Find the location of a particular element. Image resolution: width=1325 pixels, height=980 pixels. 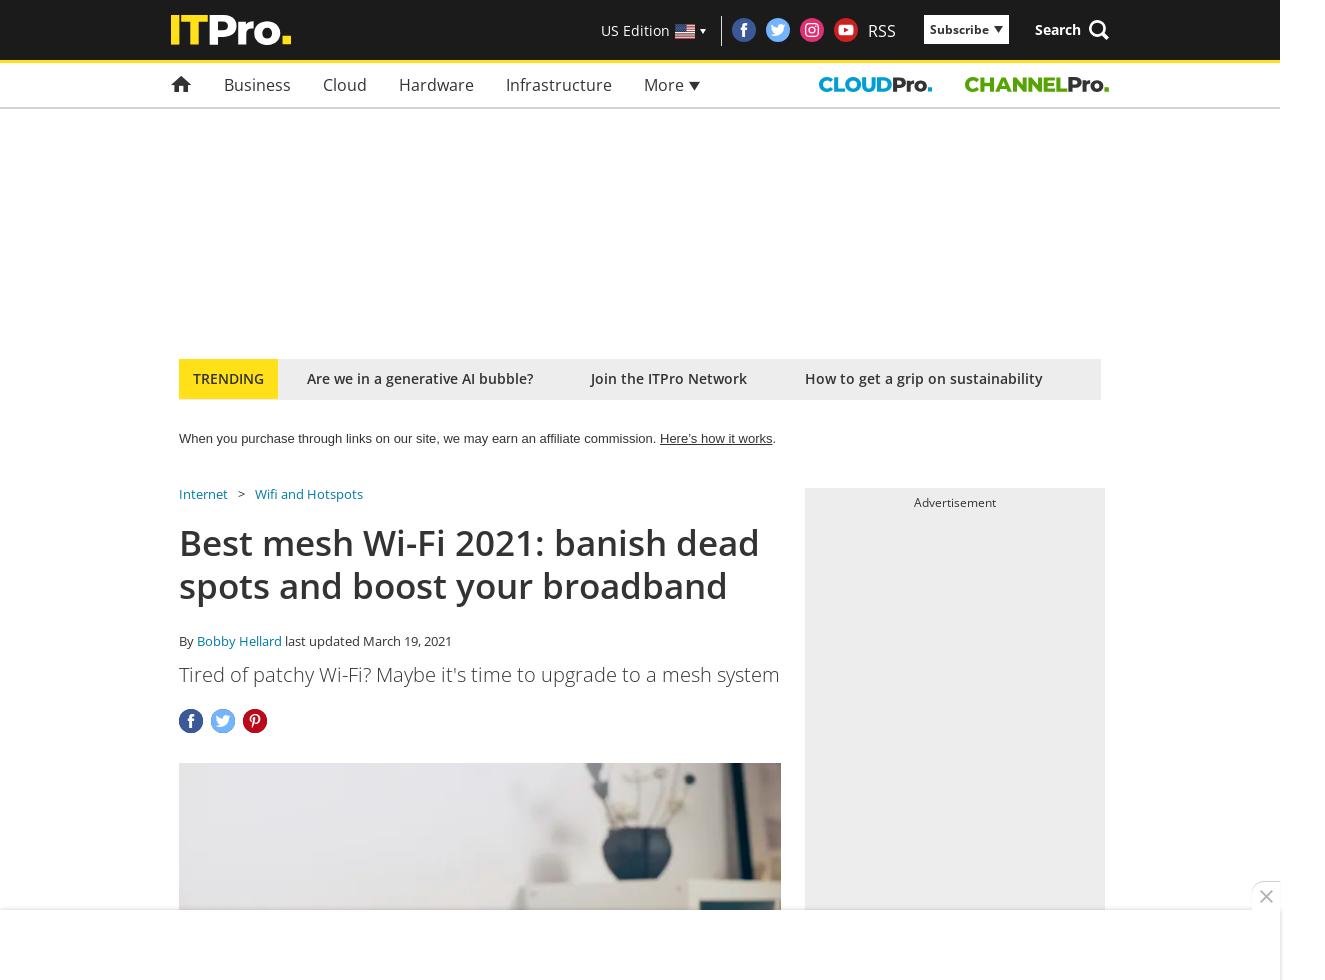

'US Edition' is located at coordinates (634, 30).